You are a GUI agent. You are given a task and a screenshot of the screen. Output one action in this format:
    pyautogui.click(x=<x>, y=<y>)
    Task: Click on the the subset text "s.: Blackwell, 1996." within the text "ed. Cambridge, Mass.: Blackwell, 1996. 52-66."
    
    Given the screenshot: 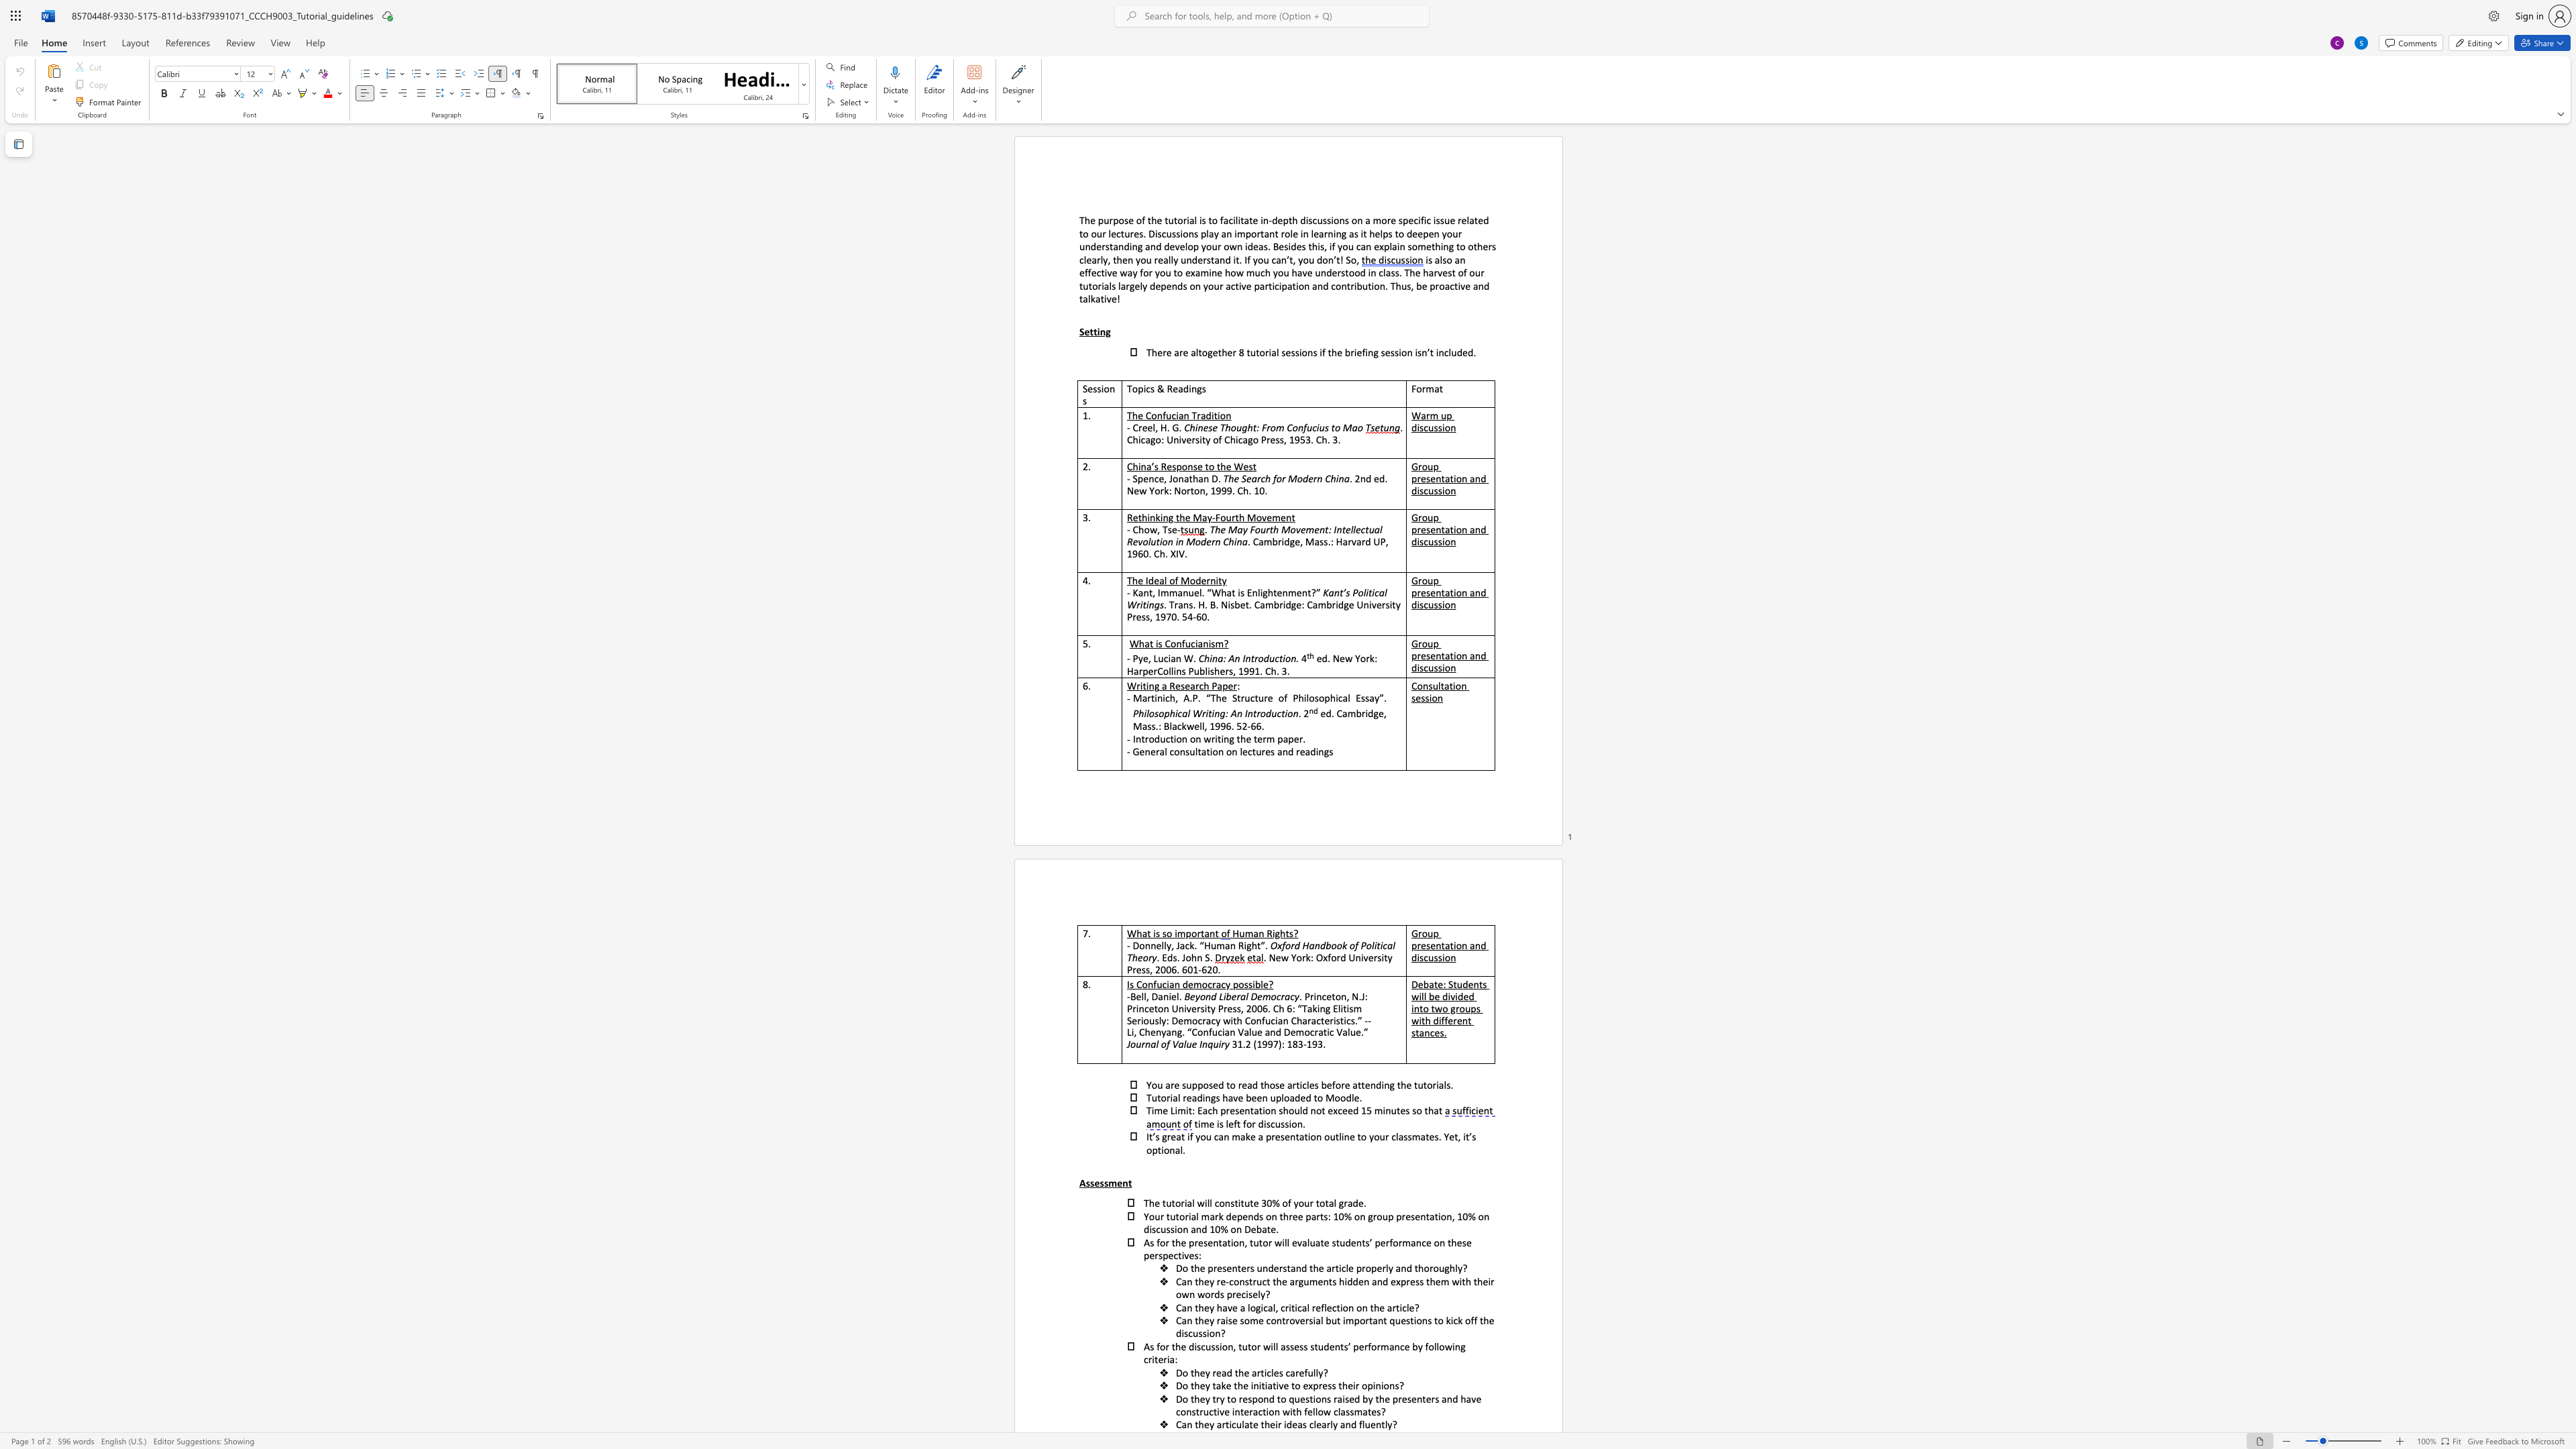 What is the action you would take?
    pyautogui.click(x=1150, y=726)
    